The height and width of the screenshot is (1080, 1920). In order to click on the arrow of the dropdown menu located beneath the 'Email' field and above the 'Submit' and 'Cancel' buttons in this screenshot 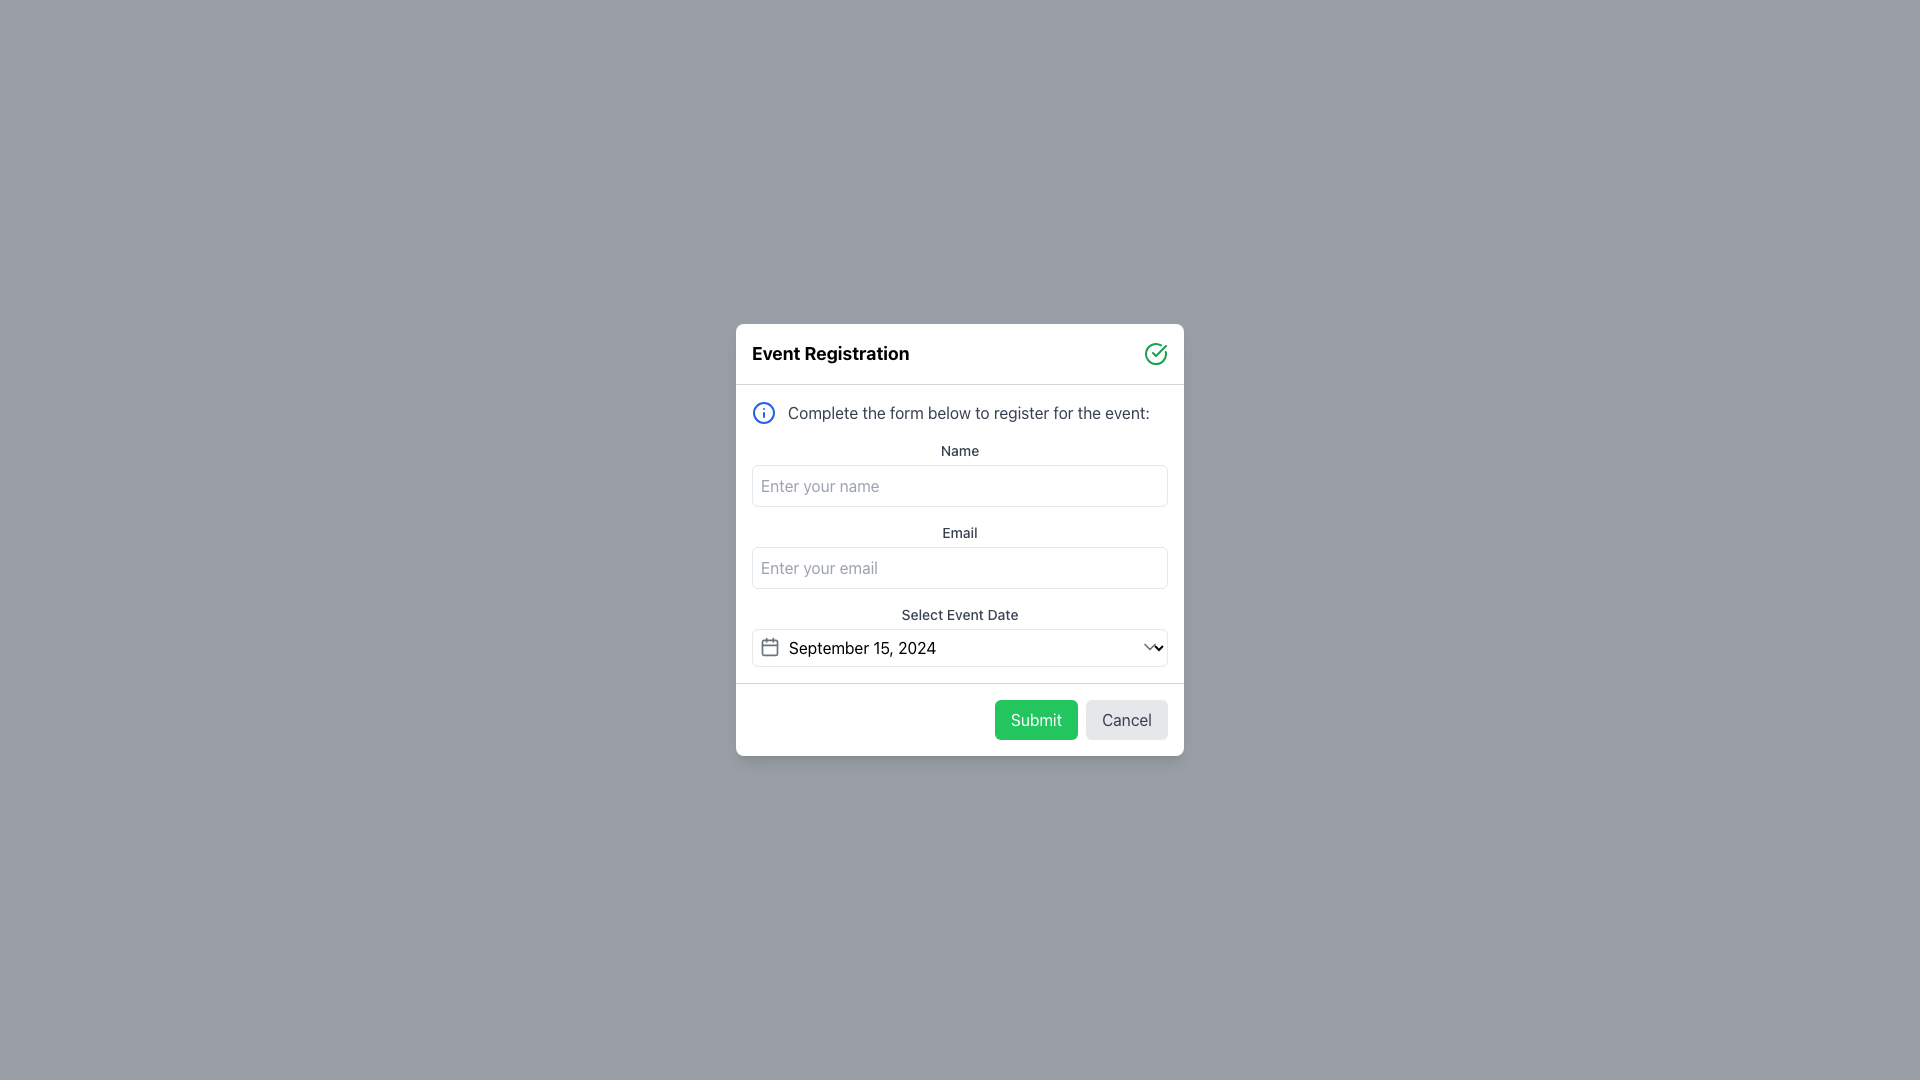, I will do `click(960, 636)`.